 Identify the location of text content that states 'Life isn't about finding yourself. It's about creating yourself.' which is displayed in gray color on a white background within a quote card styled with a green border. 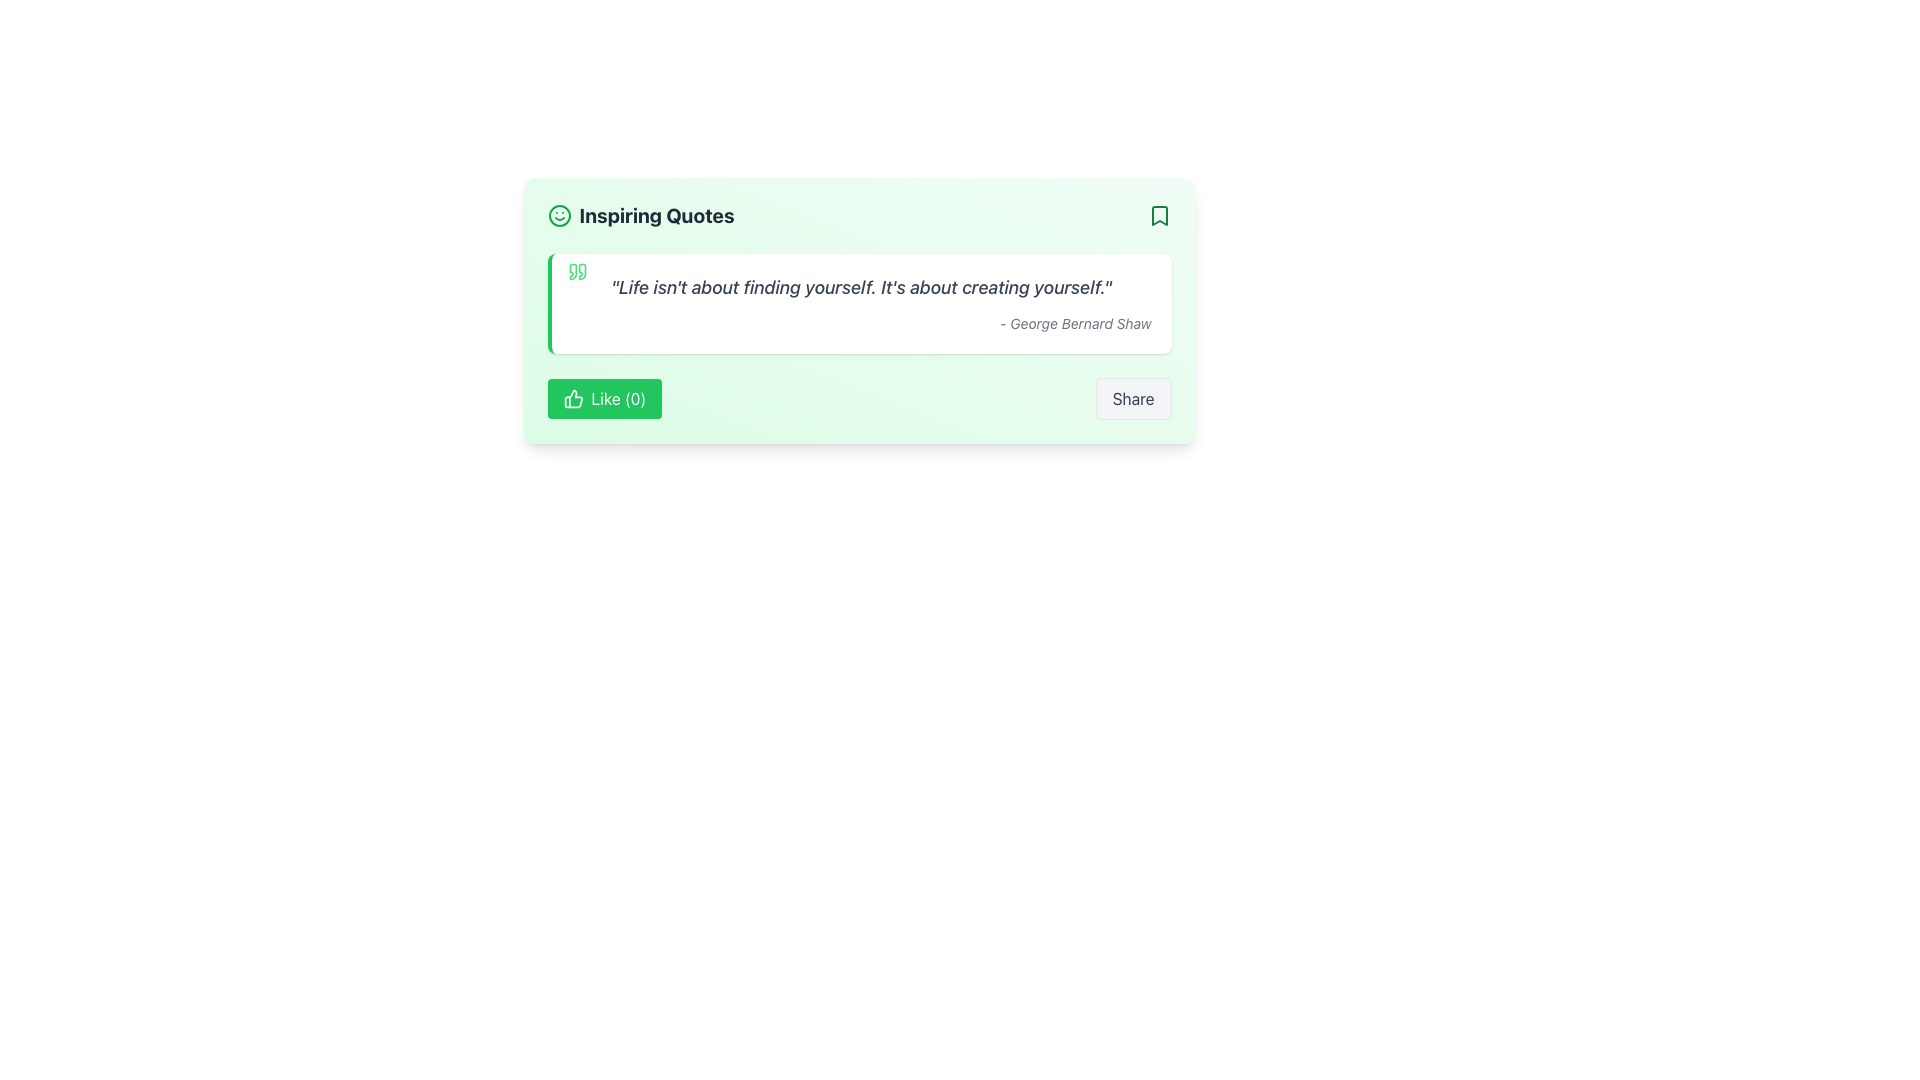
(861, 288).